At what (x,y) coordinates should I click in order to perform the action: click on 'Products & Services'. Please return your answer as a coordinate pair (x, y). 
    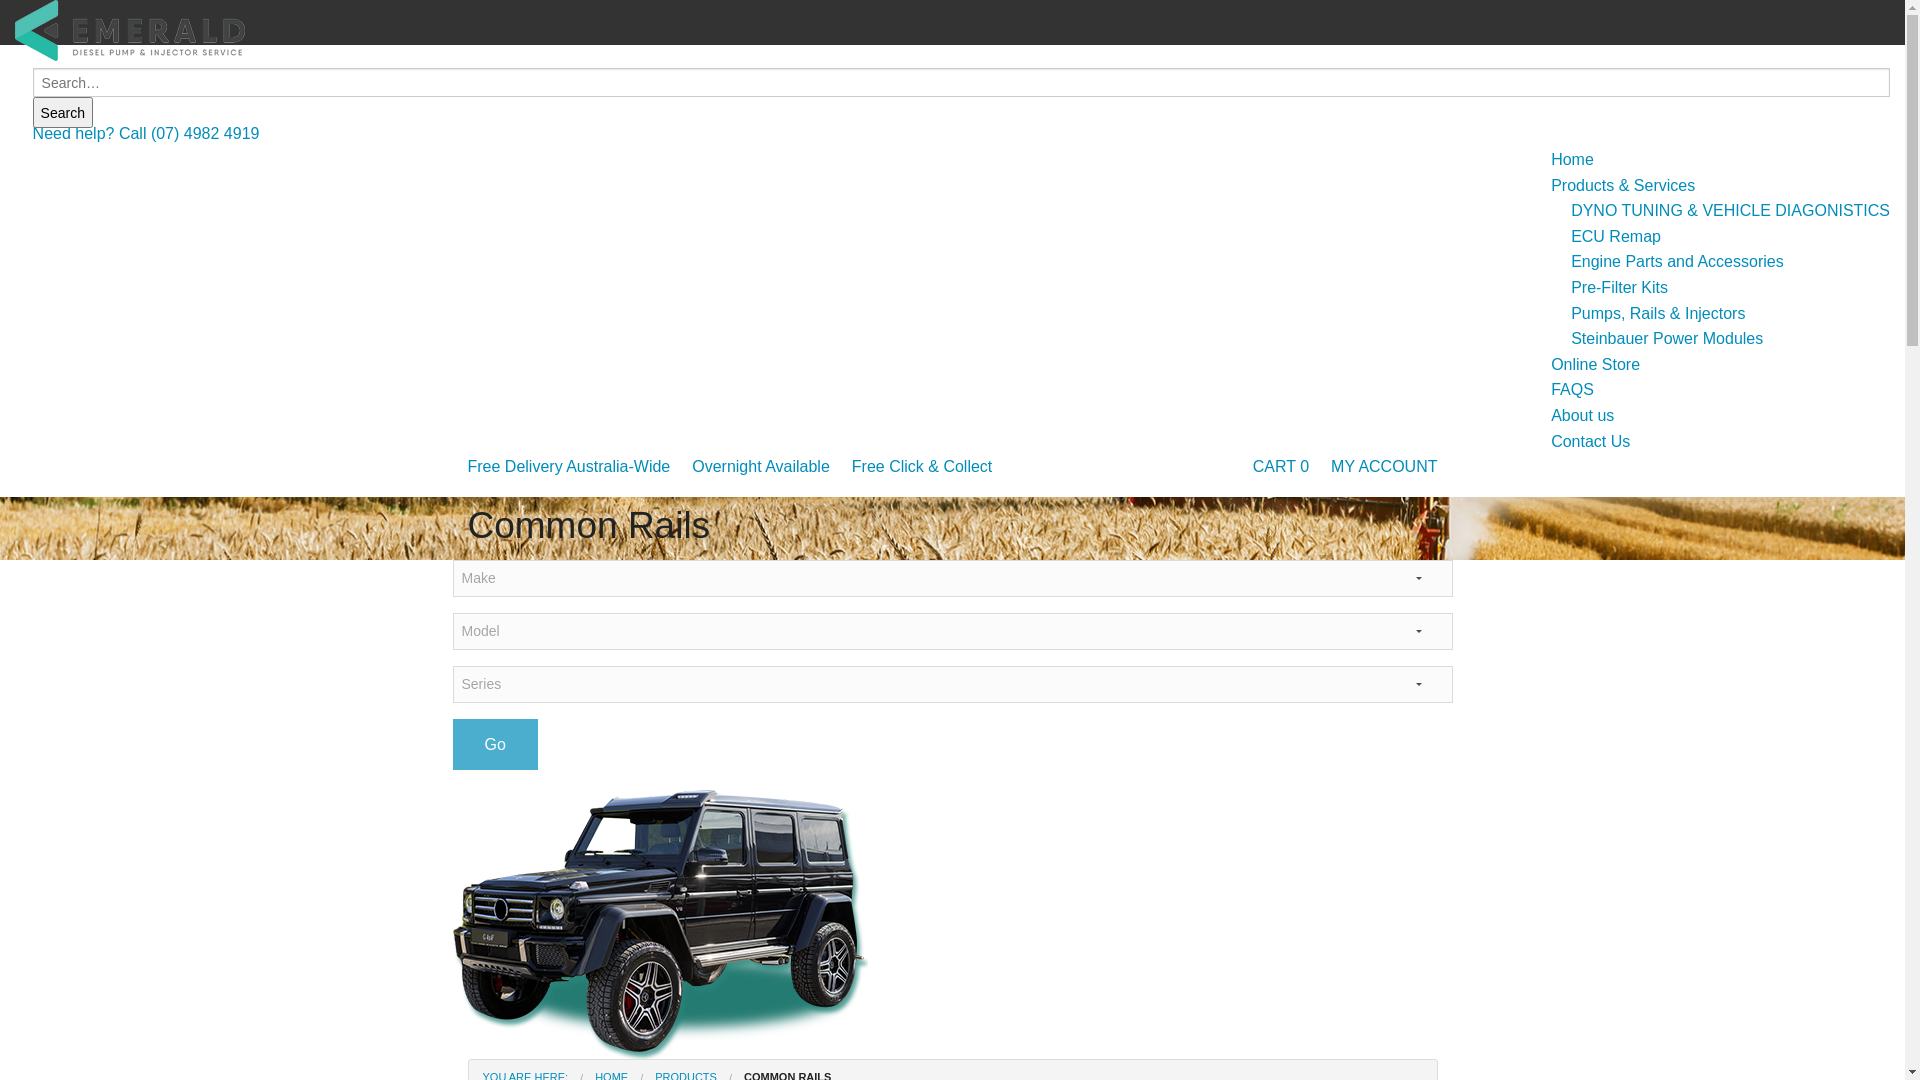
    Looking at the image, I should click on (1622, 185).